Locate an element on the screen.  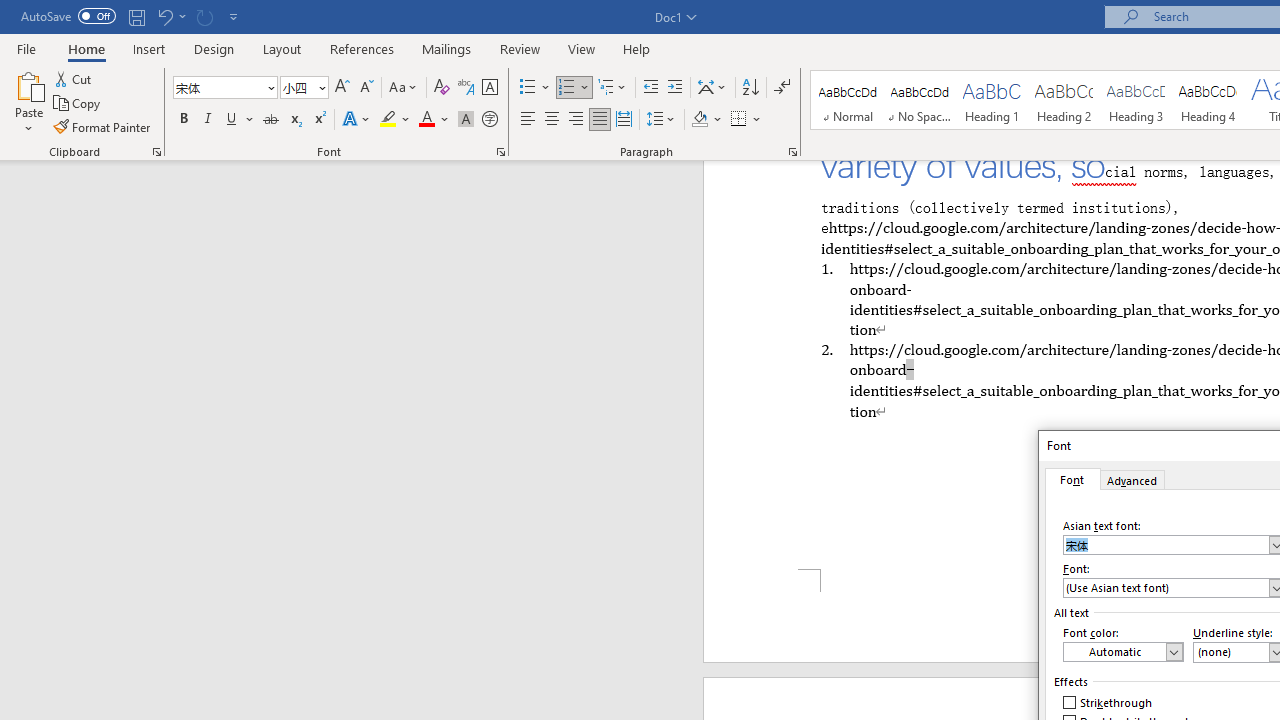
'Numbering' is located at coordinates (573, 86).